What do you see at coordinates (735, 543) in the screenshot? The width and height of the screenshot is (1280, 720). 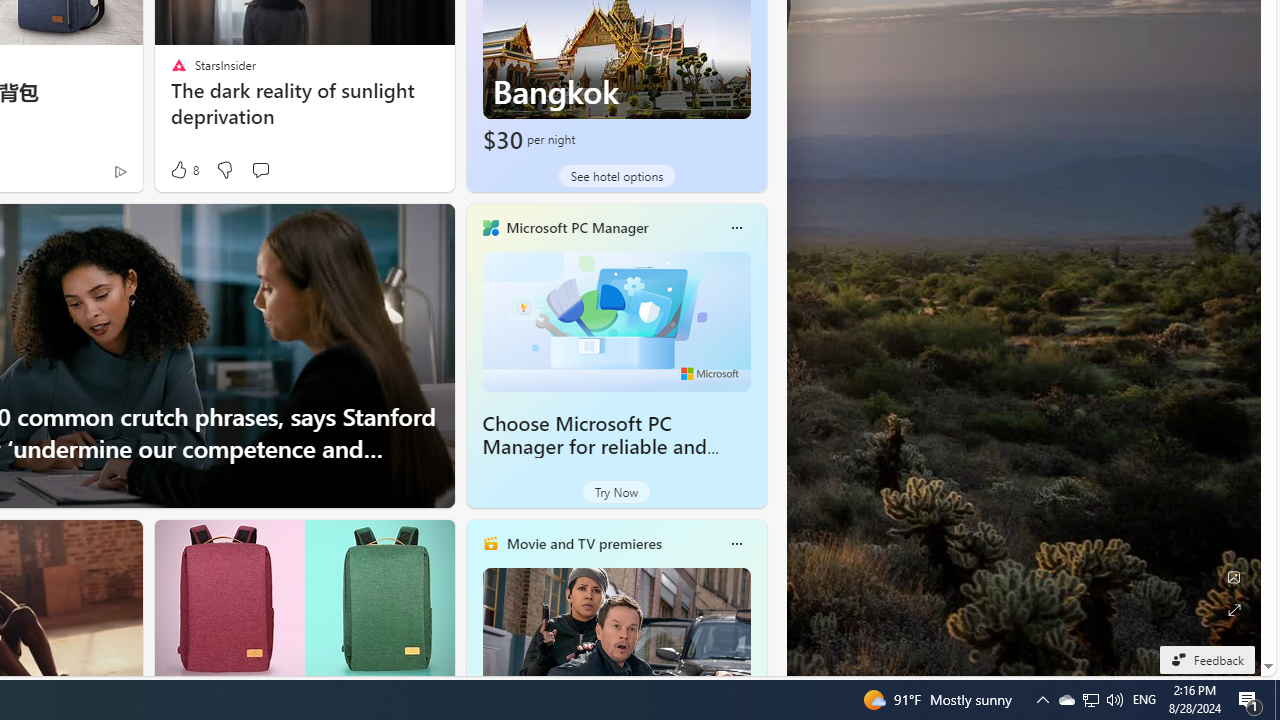 I see `'More options'` at bounding box center [735, 543].